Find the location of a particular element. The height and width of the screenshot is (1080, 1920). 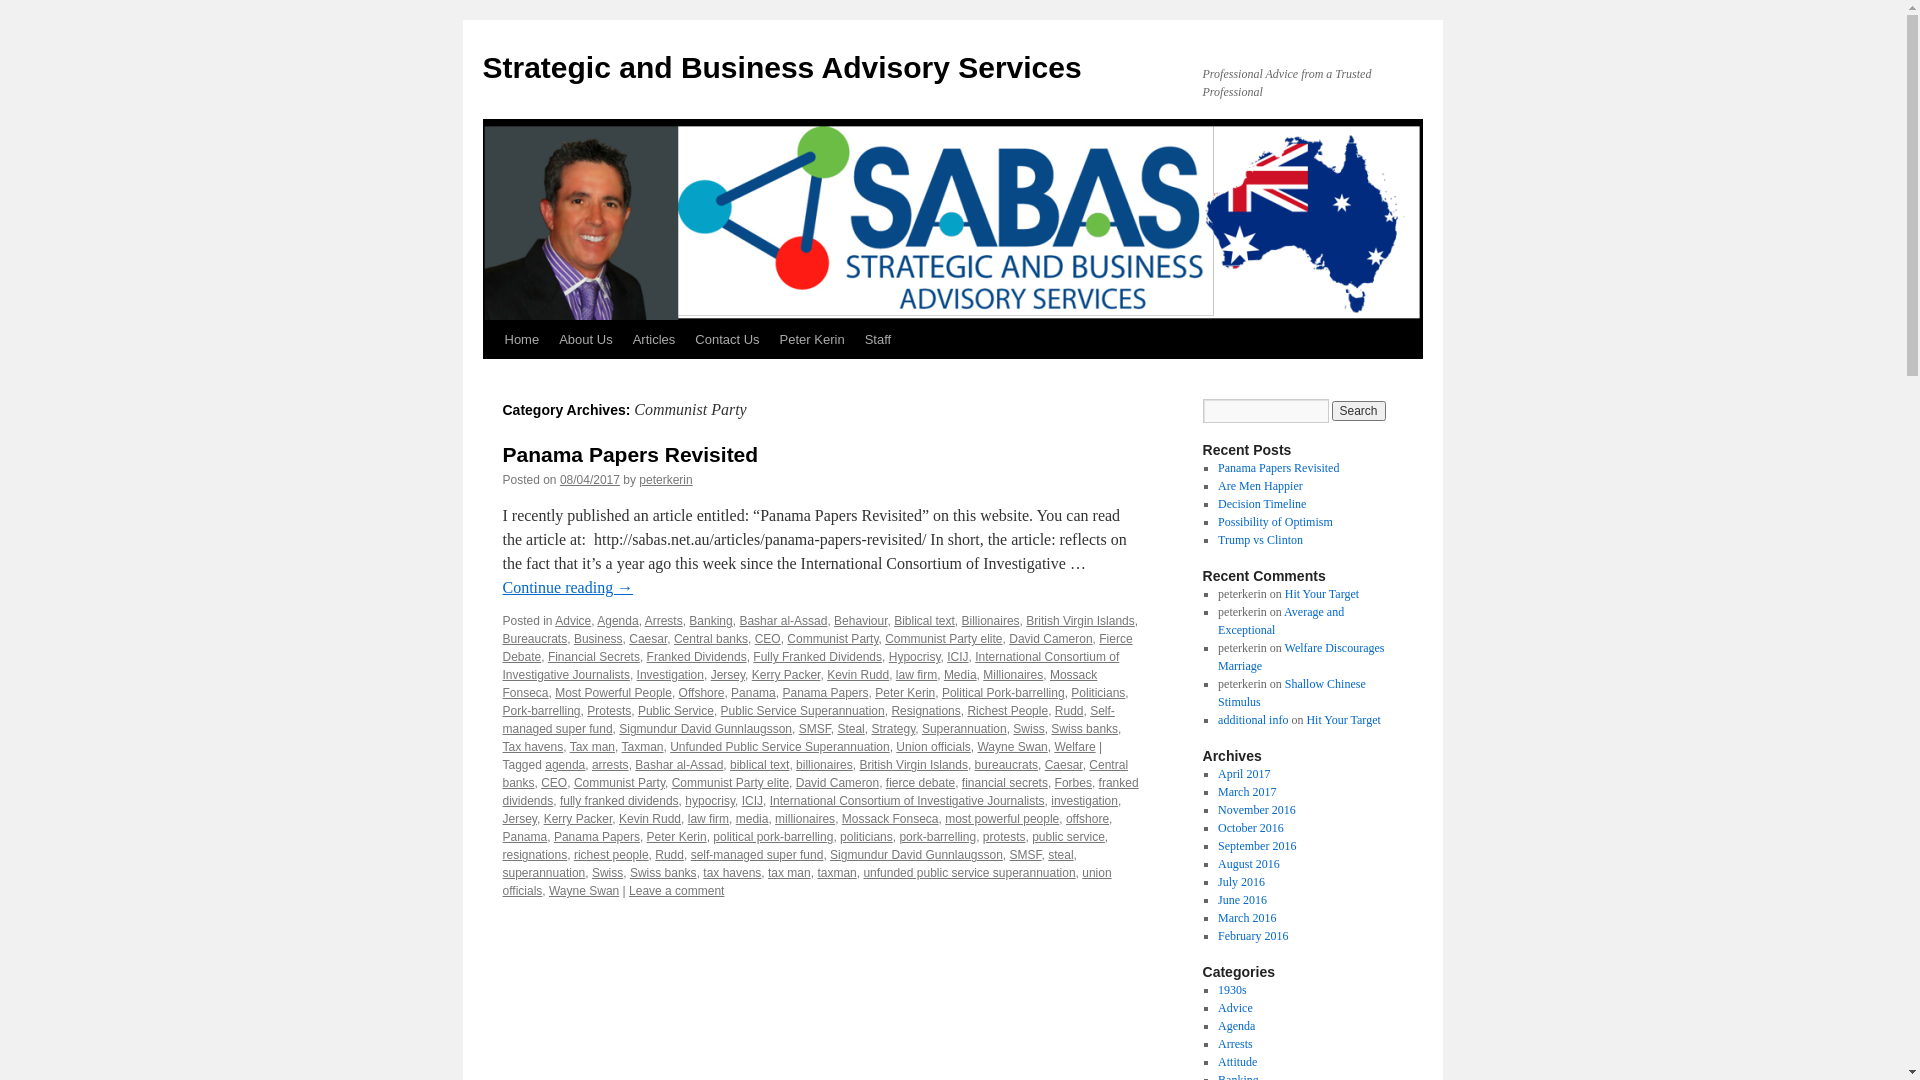

'Forbes' is located at coordinates (1072, 782).